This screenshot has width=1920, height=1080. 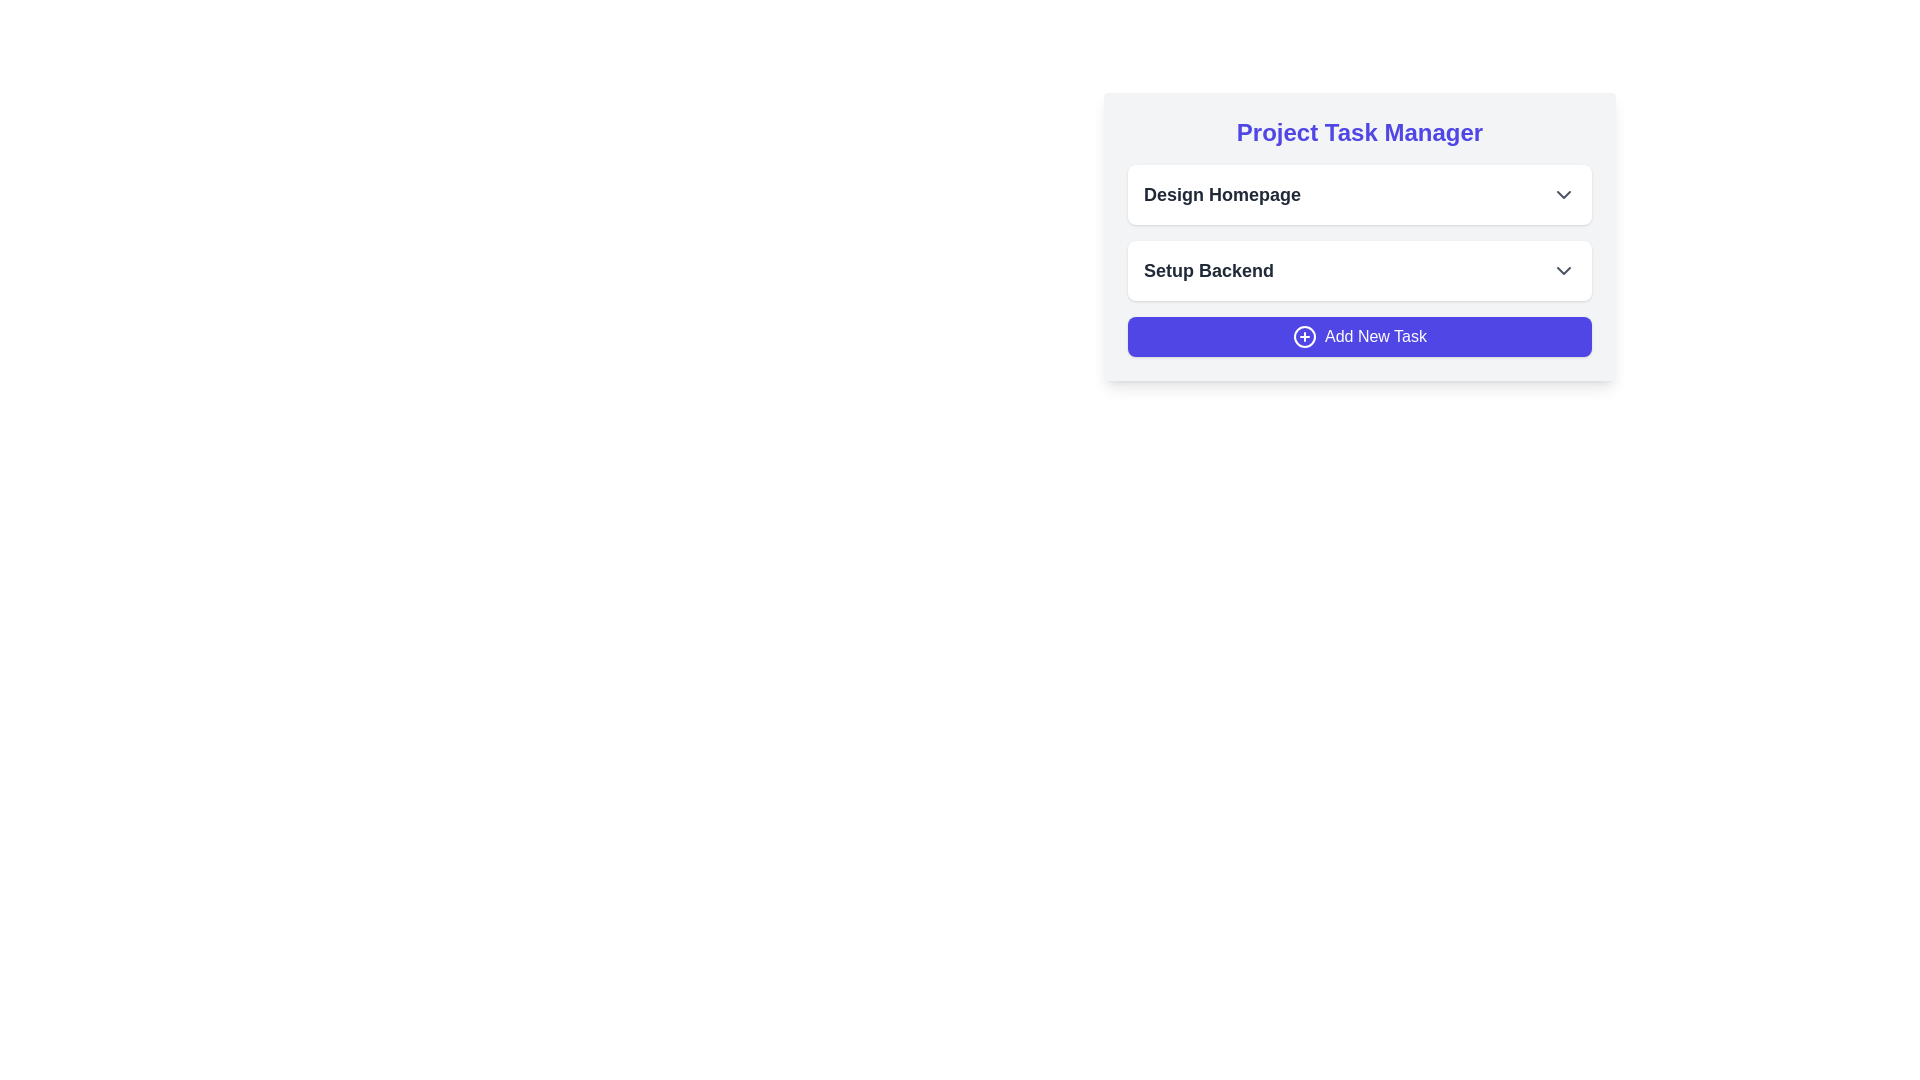 I want to click on the icon button for adding a new task located within the 'Add New Task' button in the 'Project Task Manager' interface to receive potential visual feedback, so click(x=1305, y=335).